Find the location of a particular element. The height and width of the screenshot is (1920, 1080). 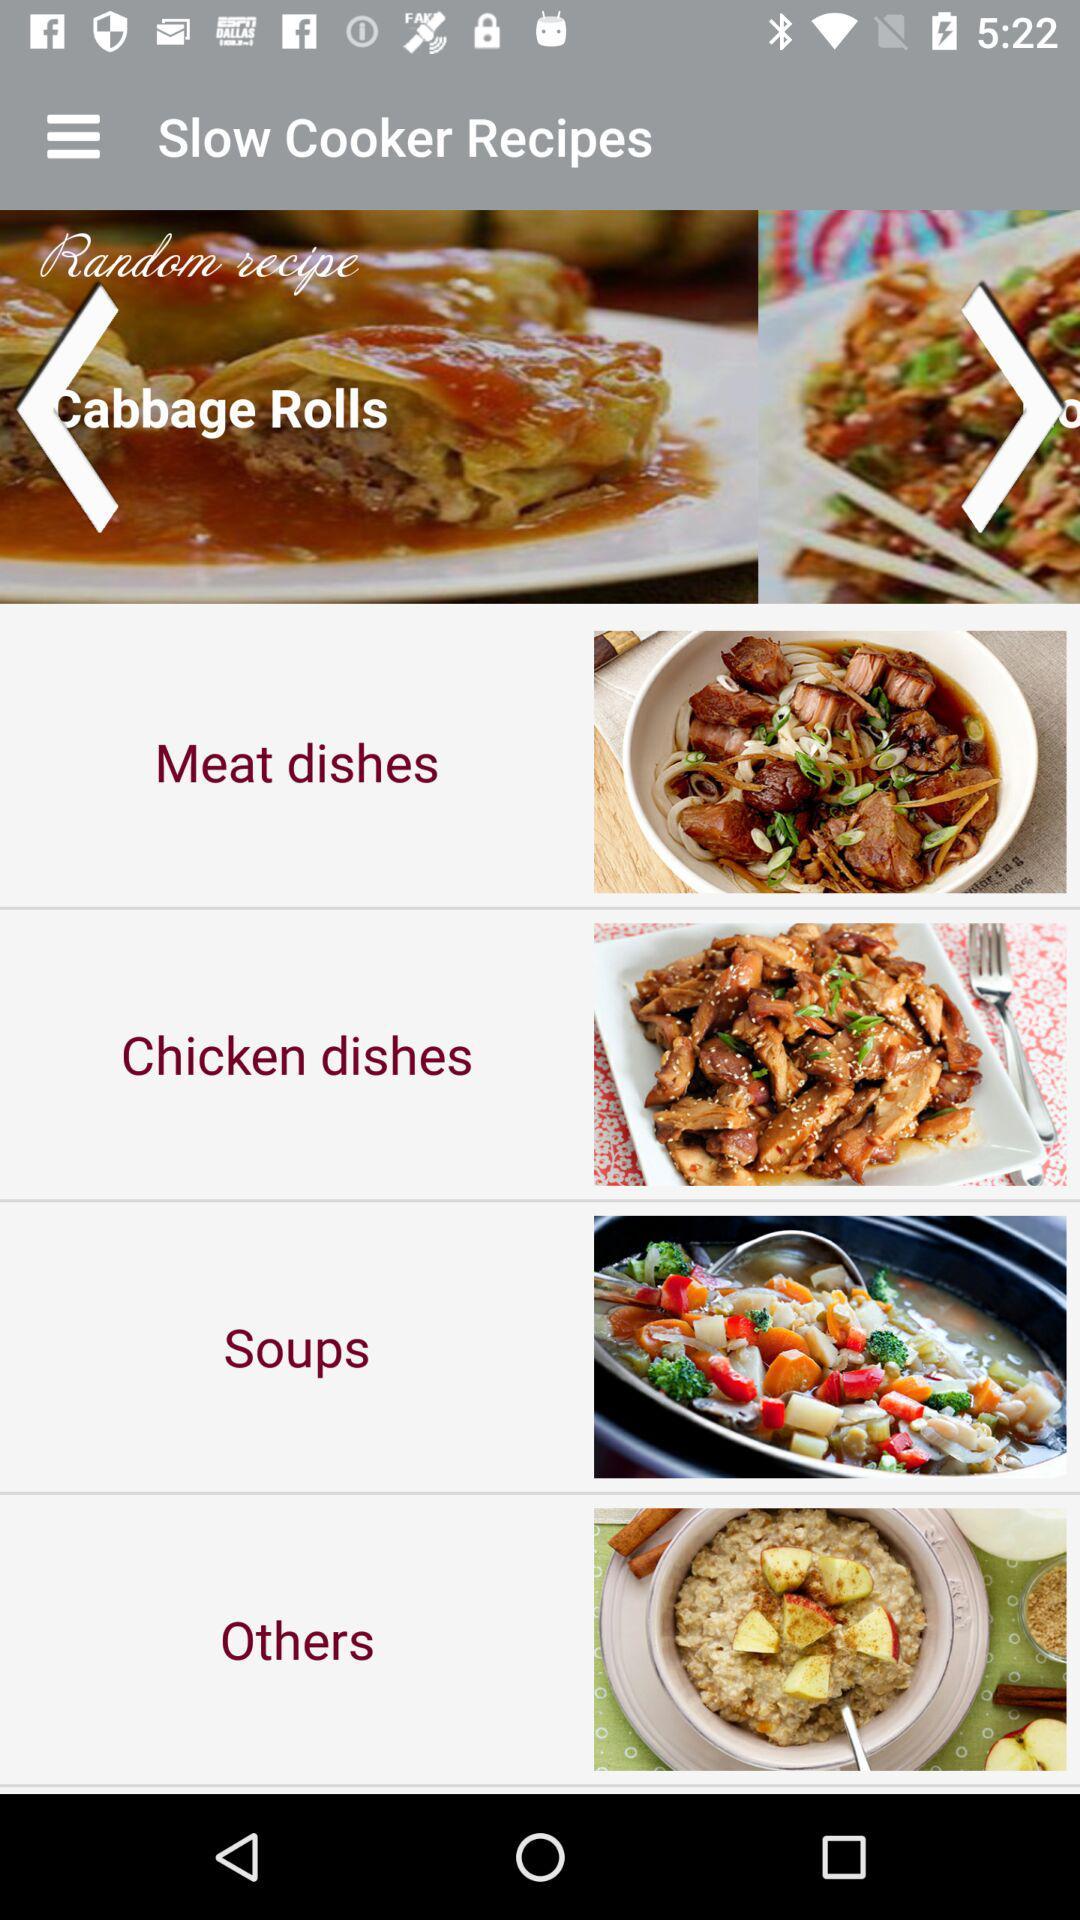

the item above the chicken dishes icon is located at coordinates (297, 760).